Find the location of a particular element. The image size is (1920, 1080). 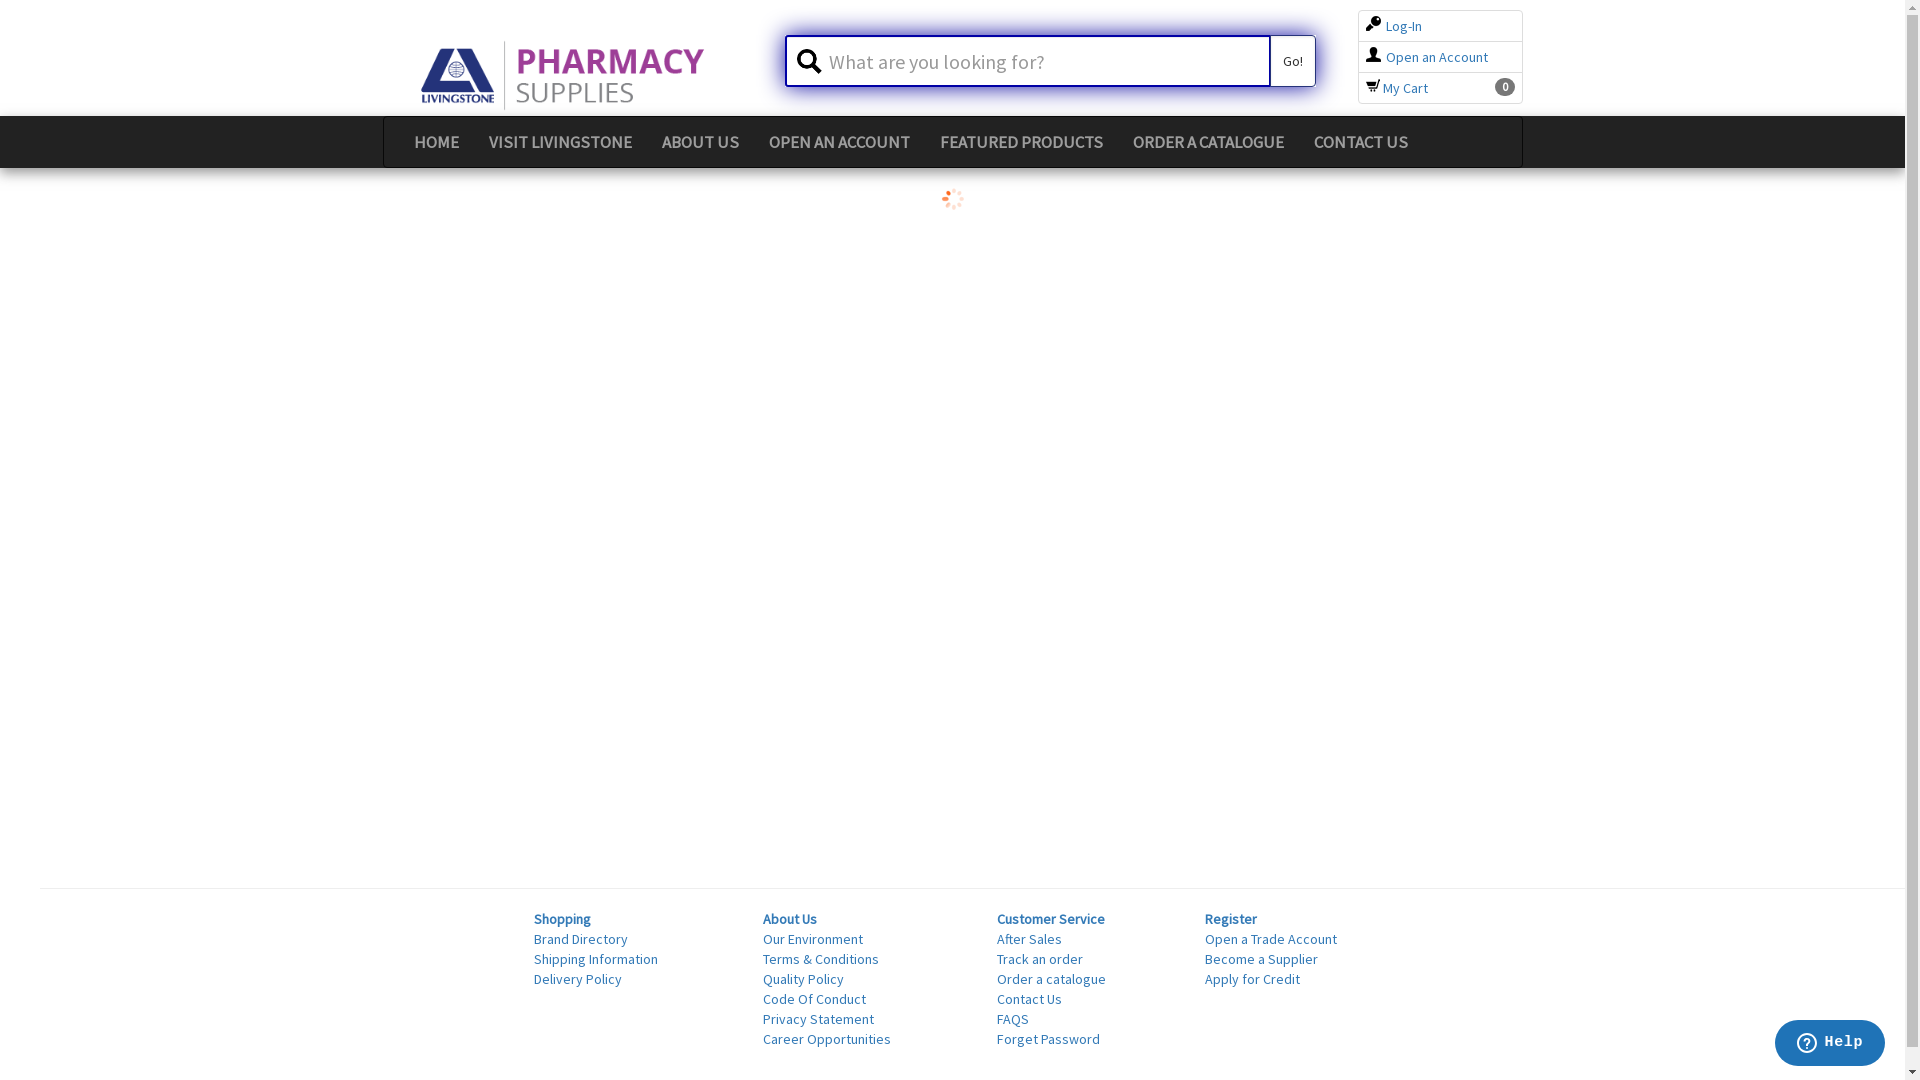

'Code Of Conduct' is located at coordinates (814, 999).